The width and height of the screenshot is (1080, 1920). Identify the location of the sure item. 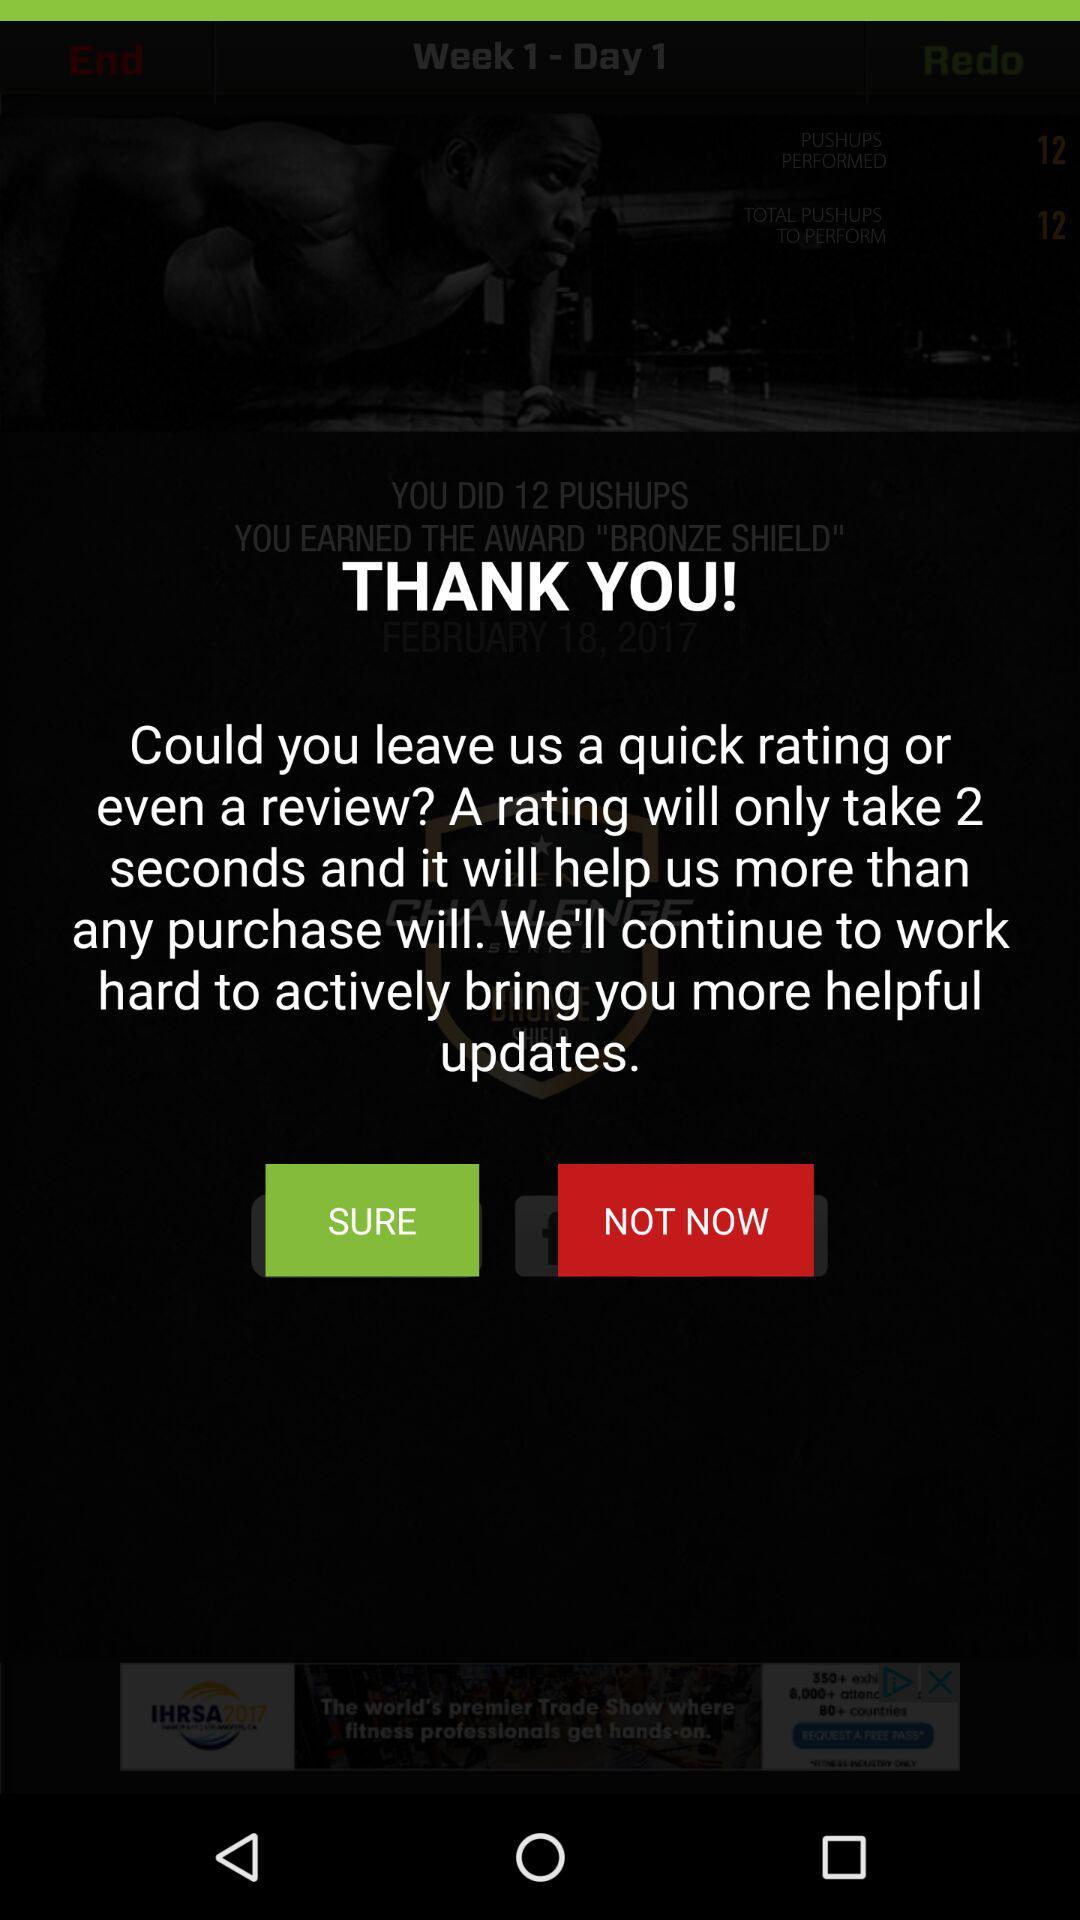
(372, 1219).